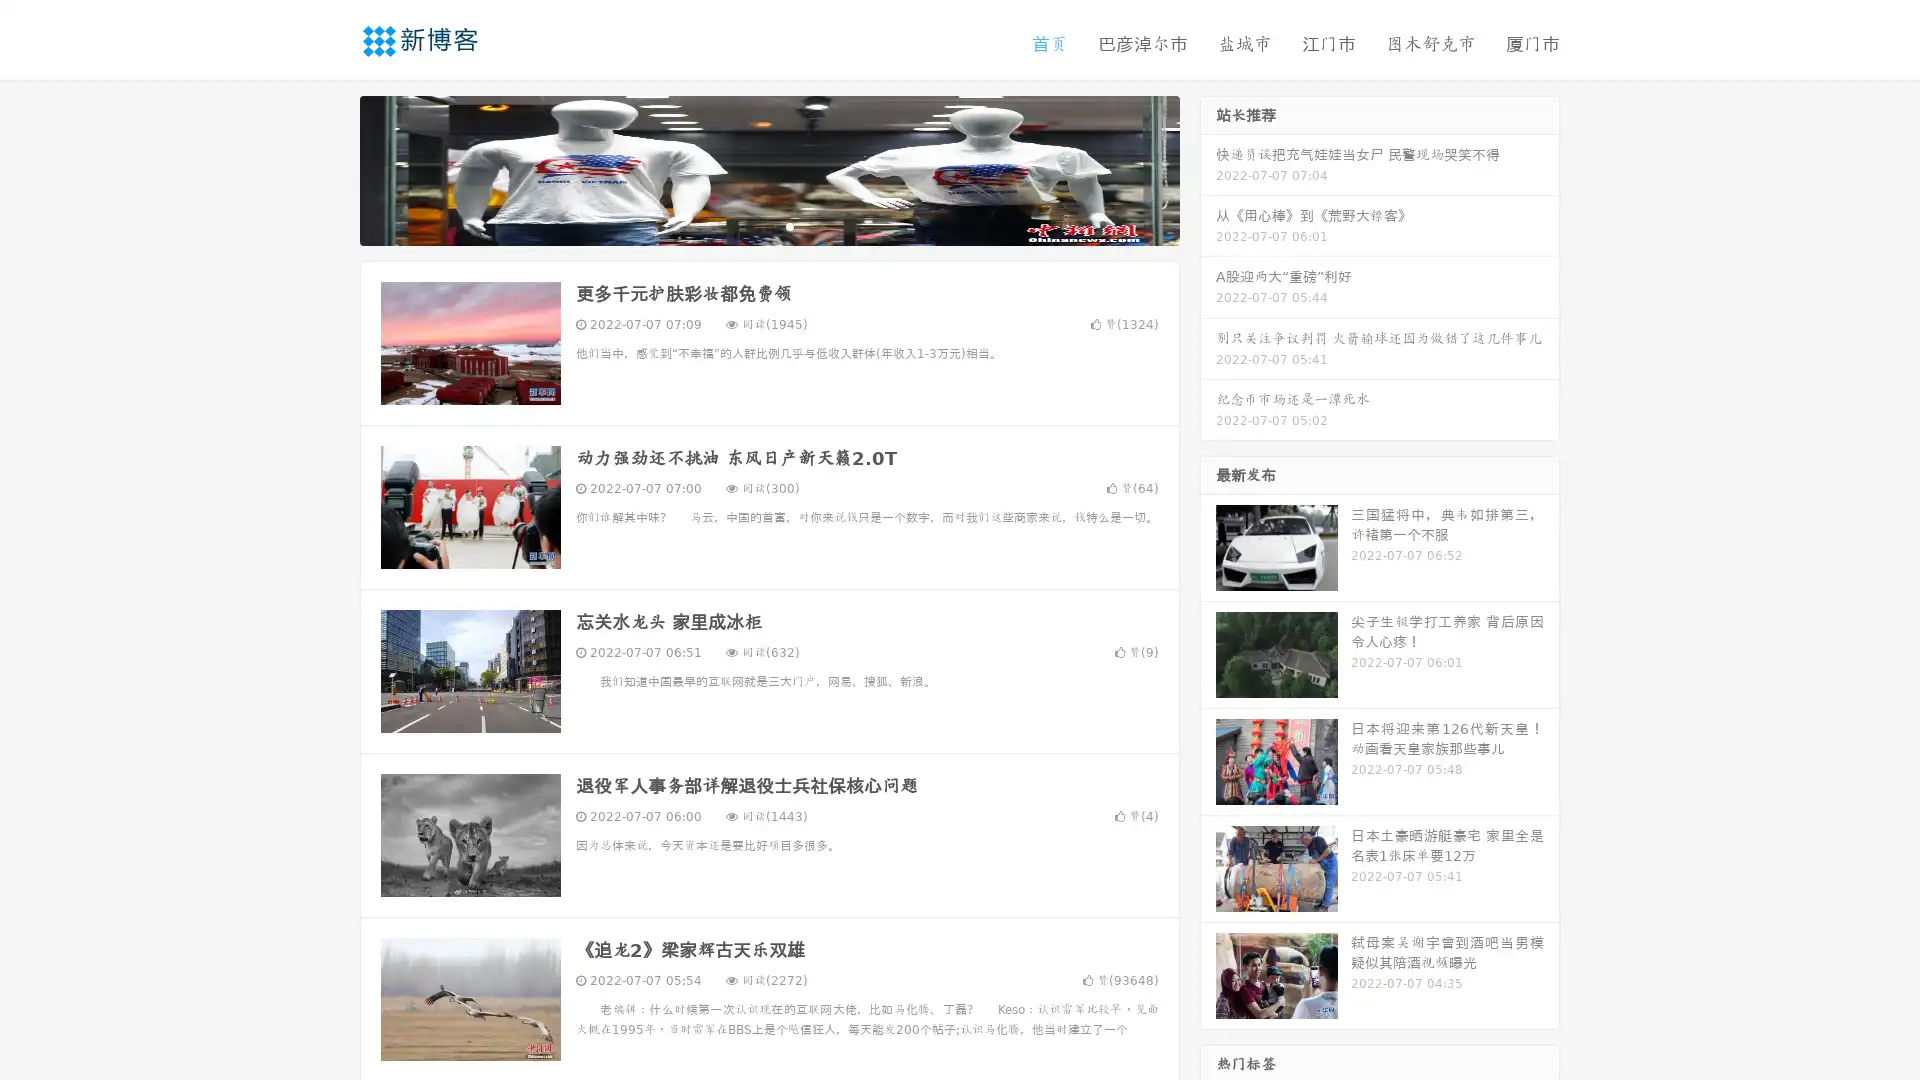 The height and width of the screenshot is (1080, 1920). Describe the element at coordinates (1208, 168) in the screenshot. I see `Next slide` at that location.